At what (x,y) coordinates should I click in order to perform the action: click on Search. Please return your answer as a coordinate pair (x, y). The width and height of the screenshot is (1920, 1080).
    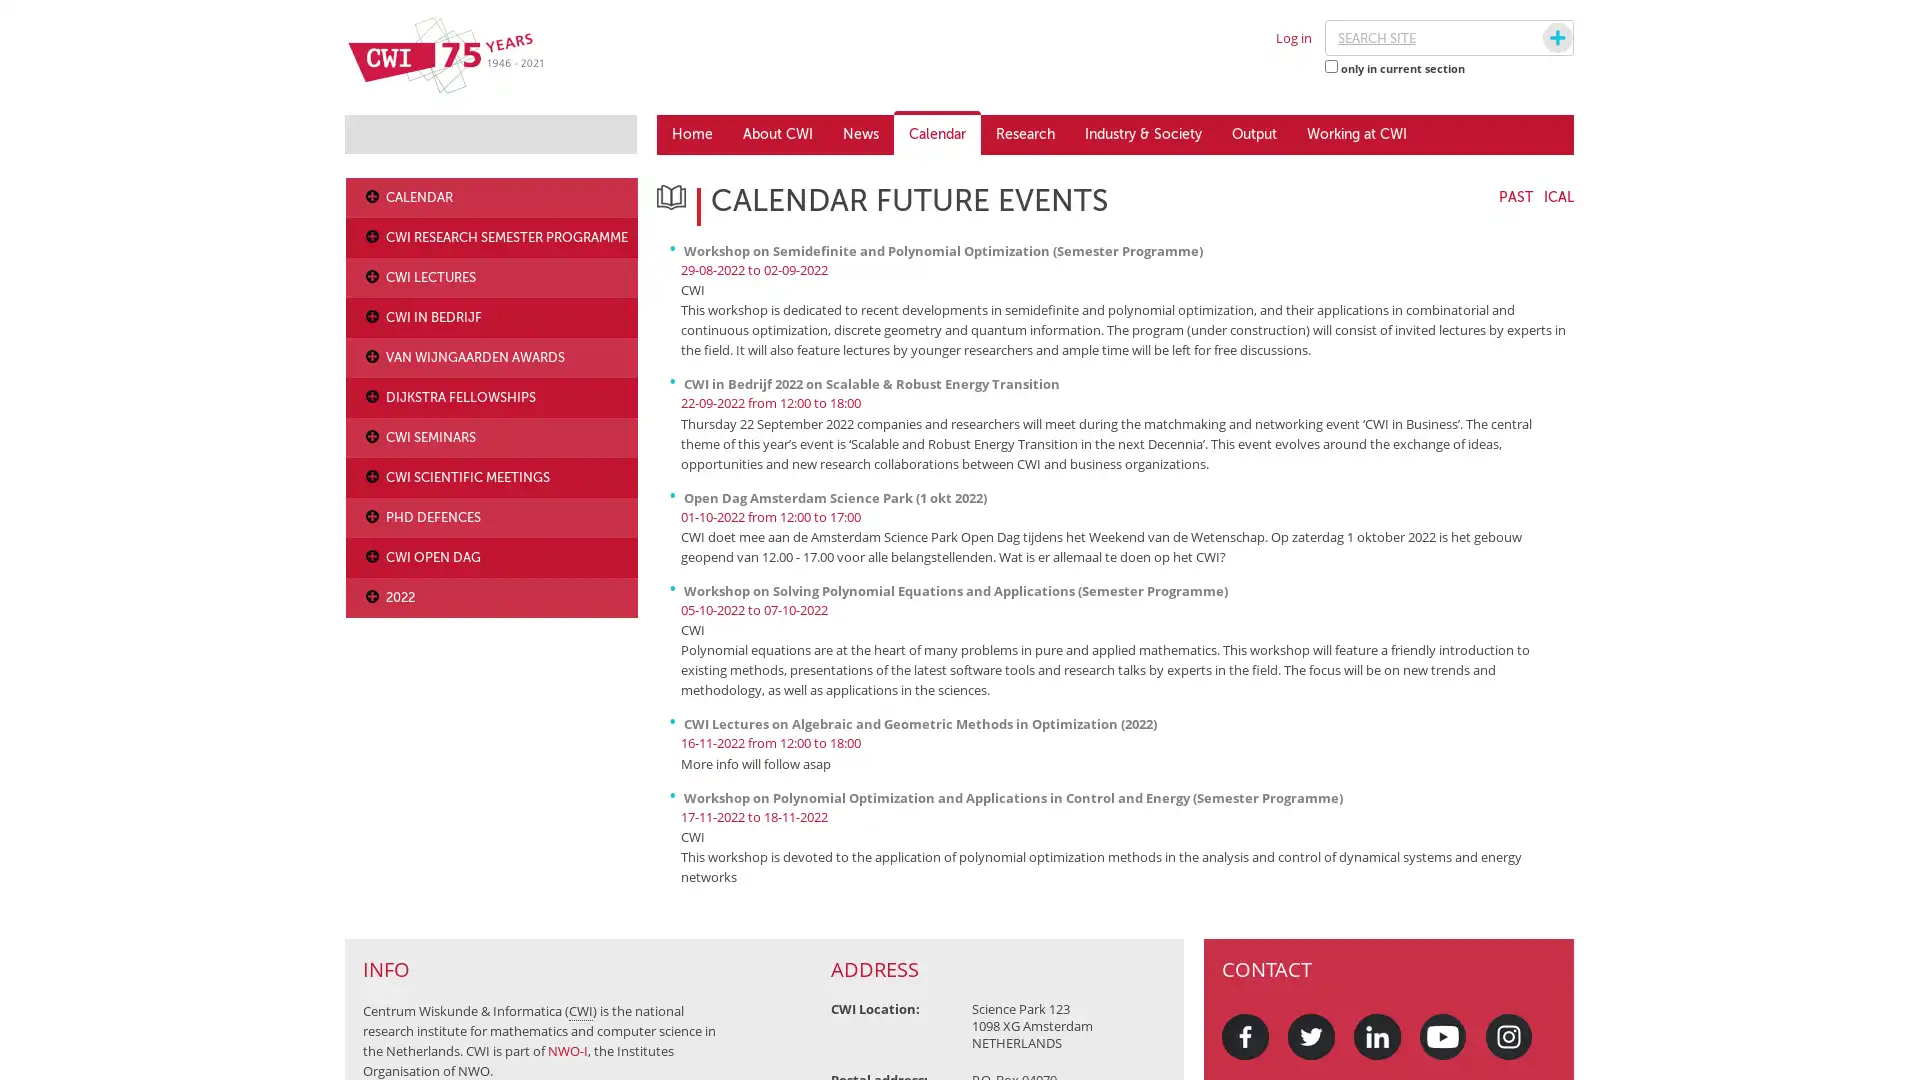
    Looking at the image, I should click on (1538, 38).